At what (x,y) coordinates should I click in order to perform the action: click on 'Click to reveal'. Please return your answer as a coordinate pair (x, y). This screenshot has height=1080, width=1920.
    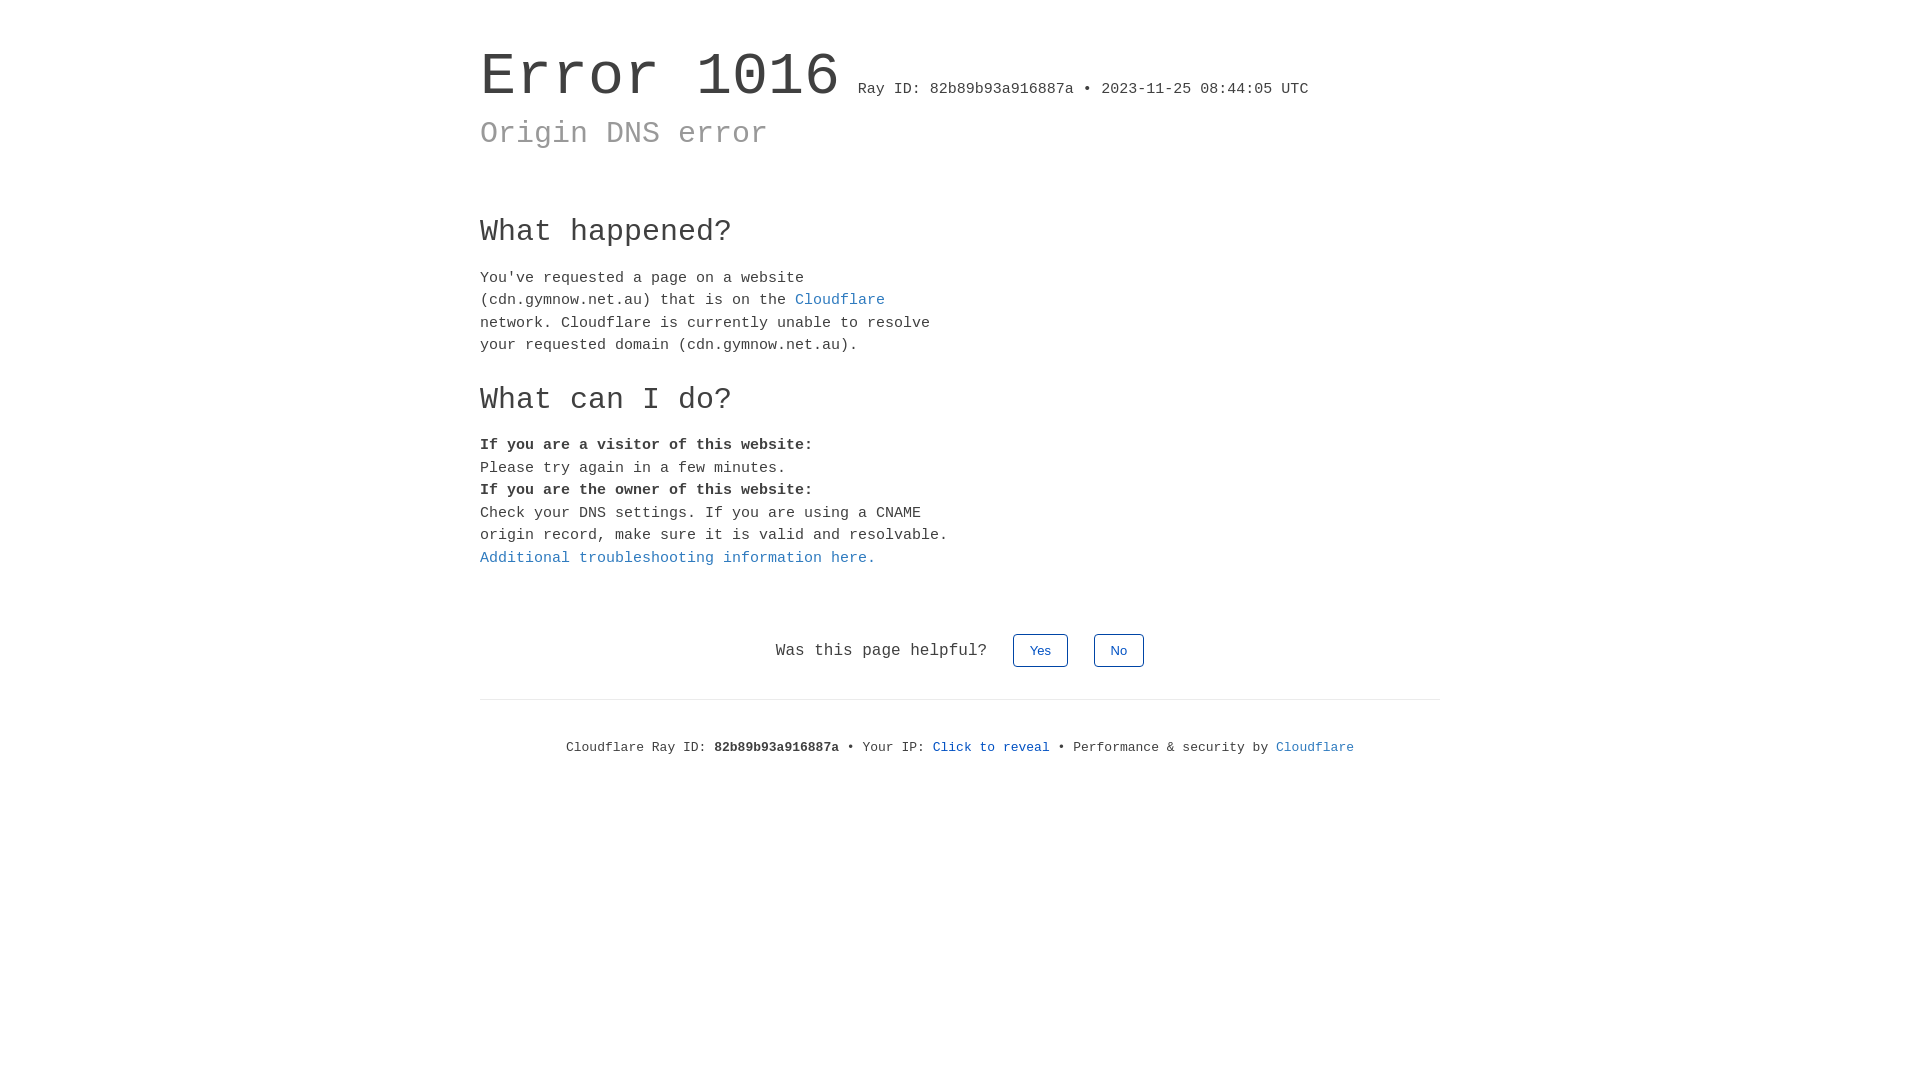
    Looking at the image, I should click on (931, 747).